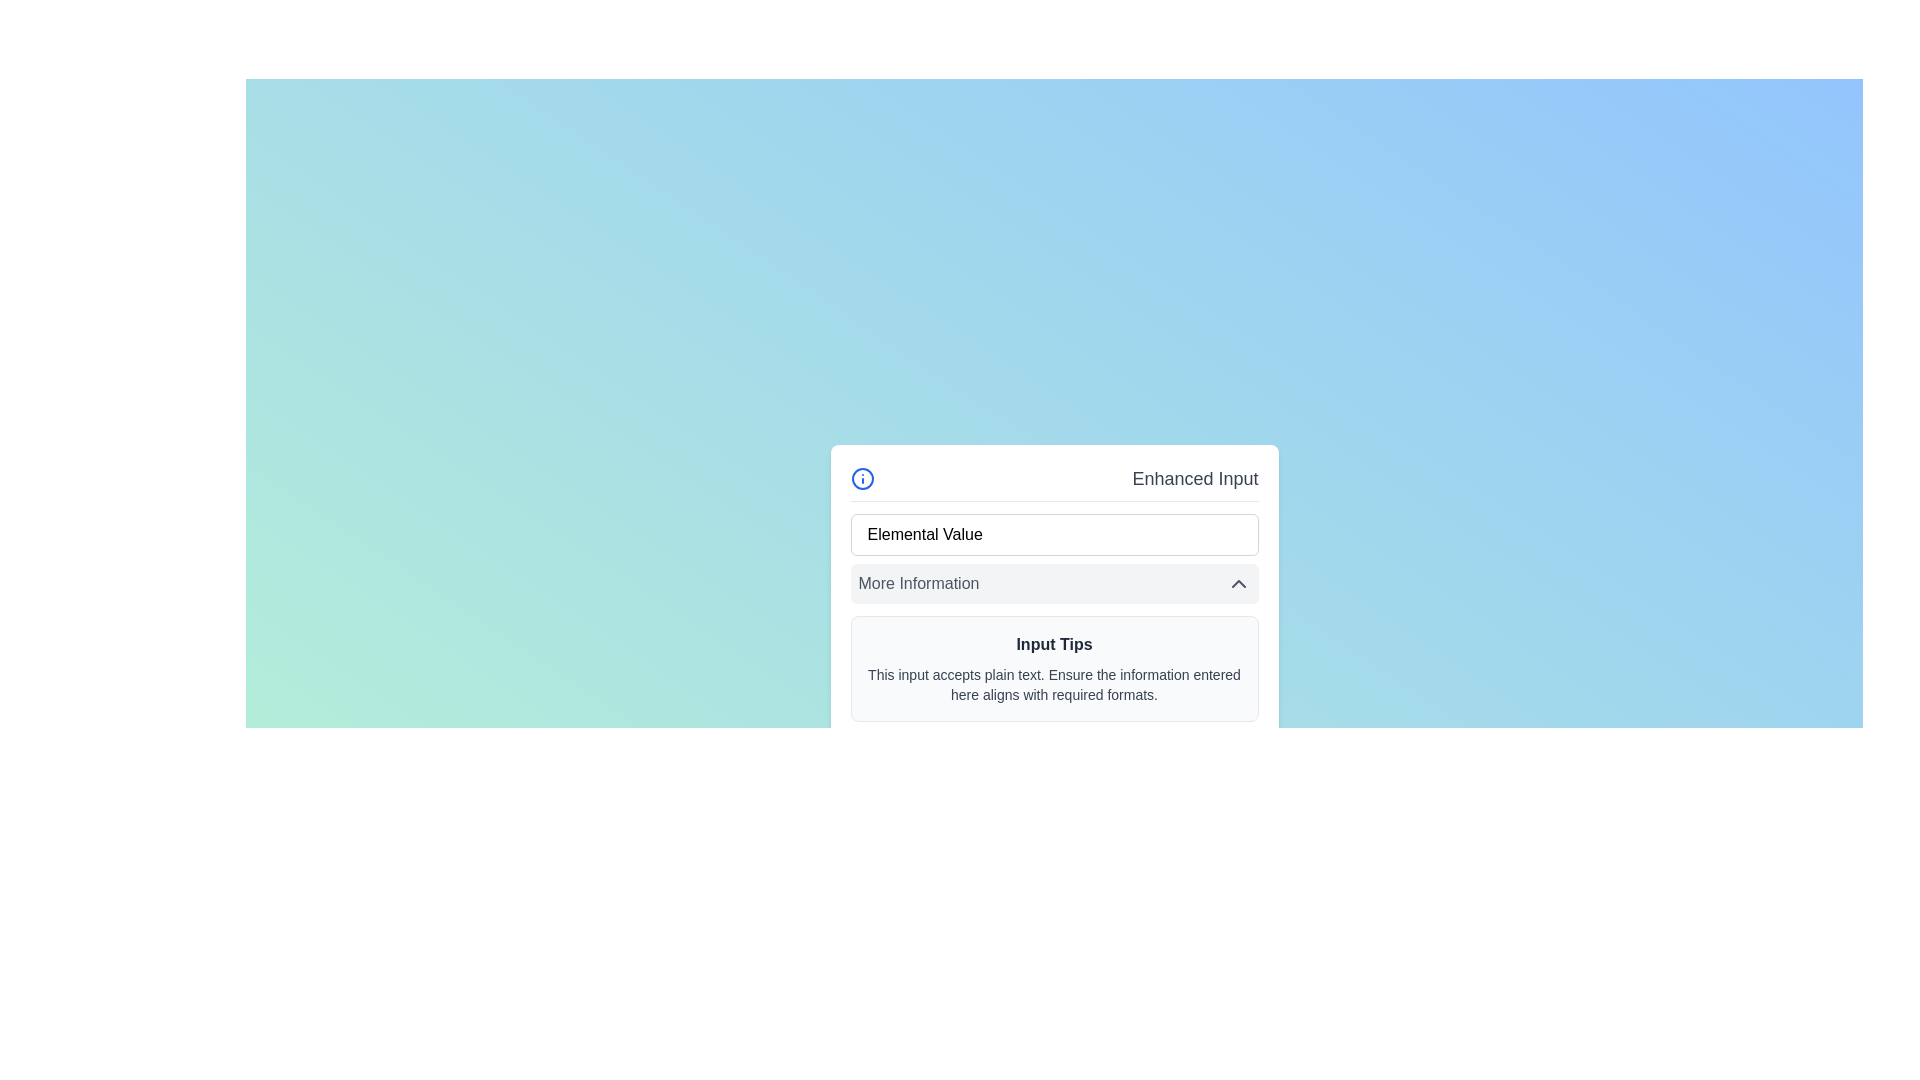  What do you see at coordinates (862, 478) in the screenshot?
I see `the blue circular outline of the SVG icon located at the top-left corner of the 'Enhanced Input' component` at bounding box center [862, 478].